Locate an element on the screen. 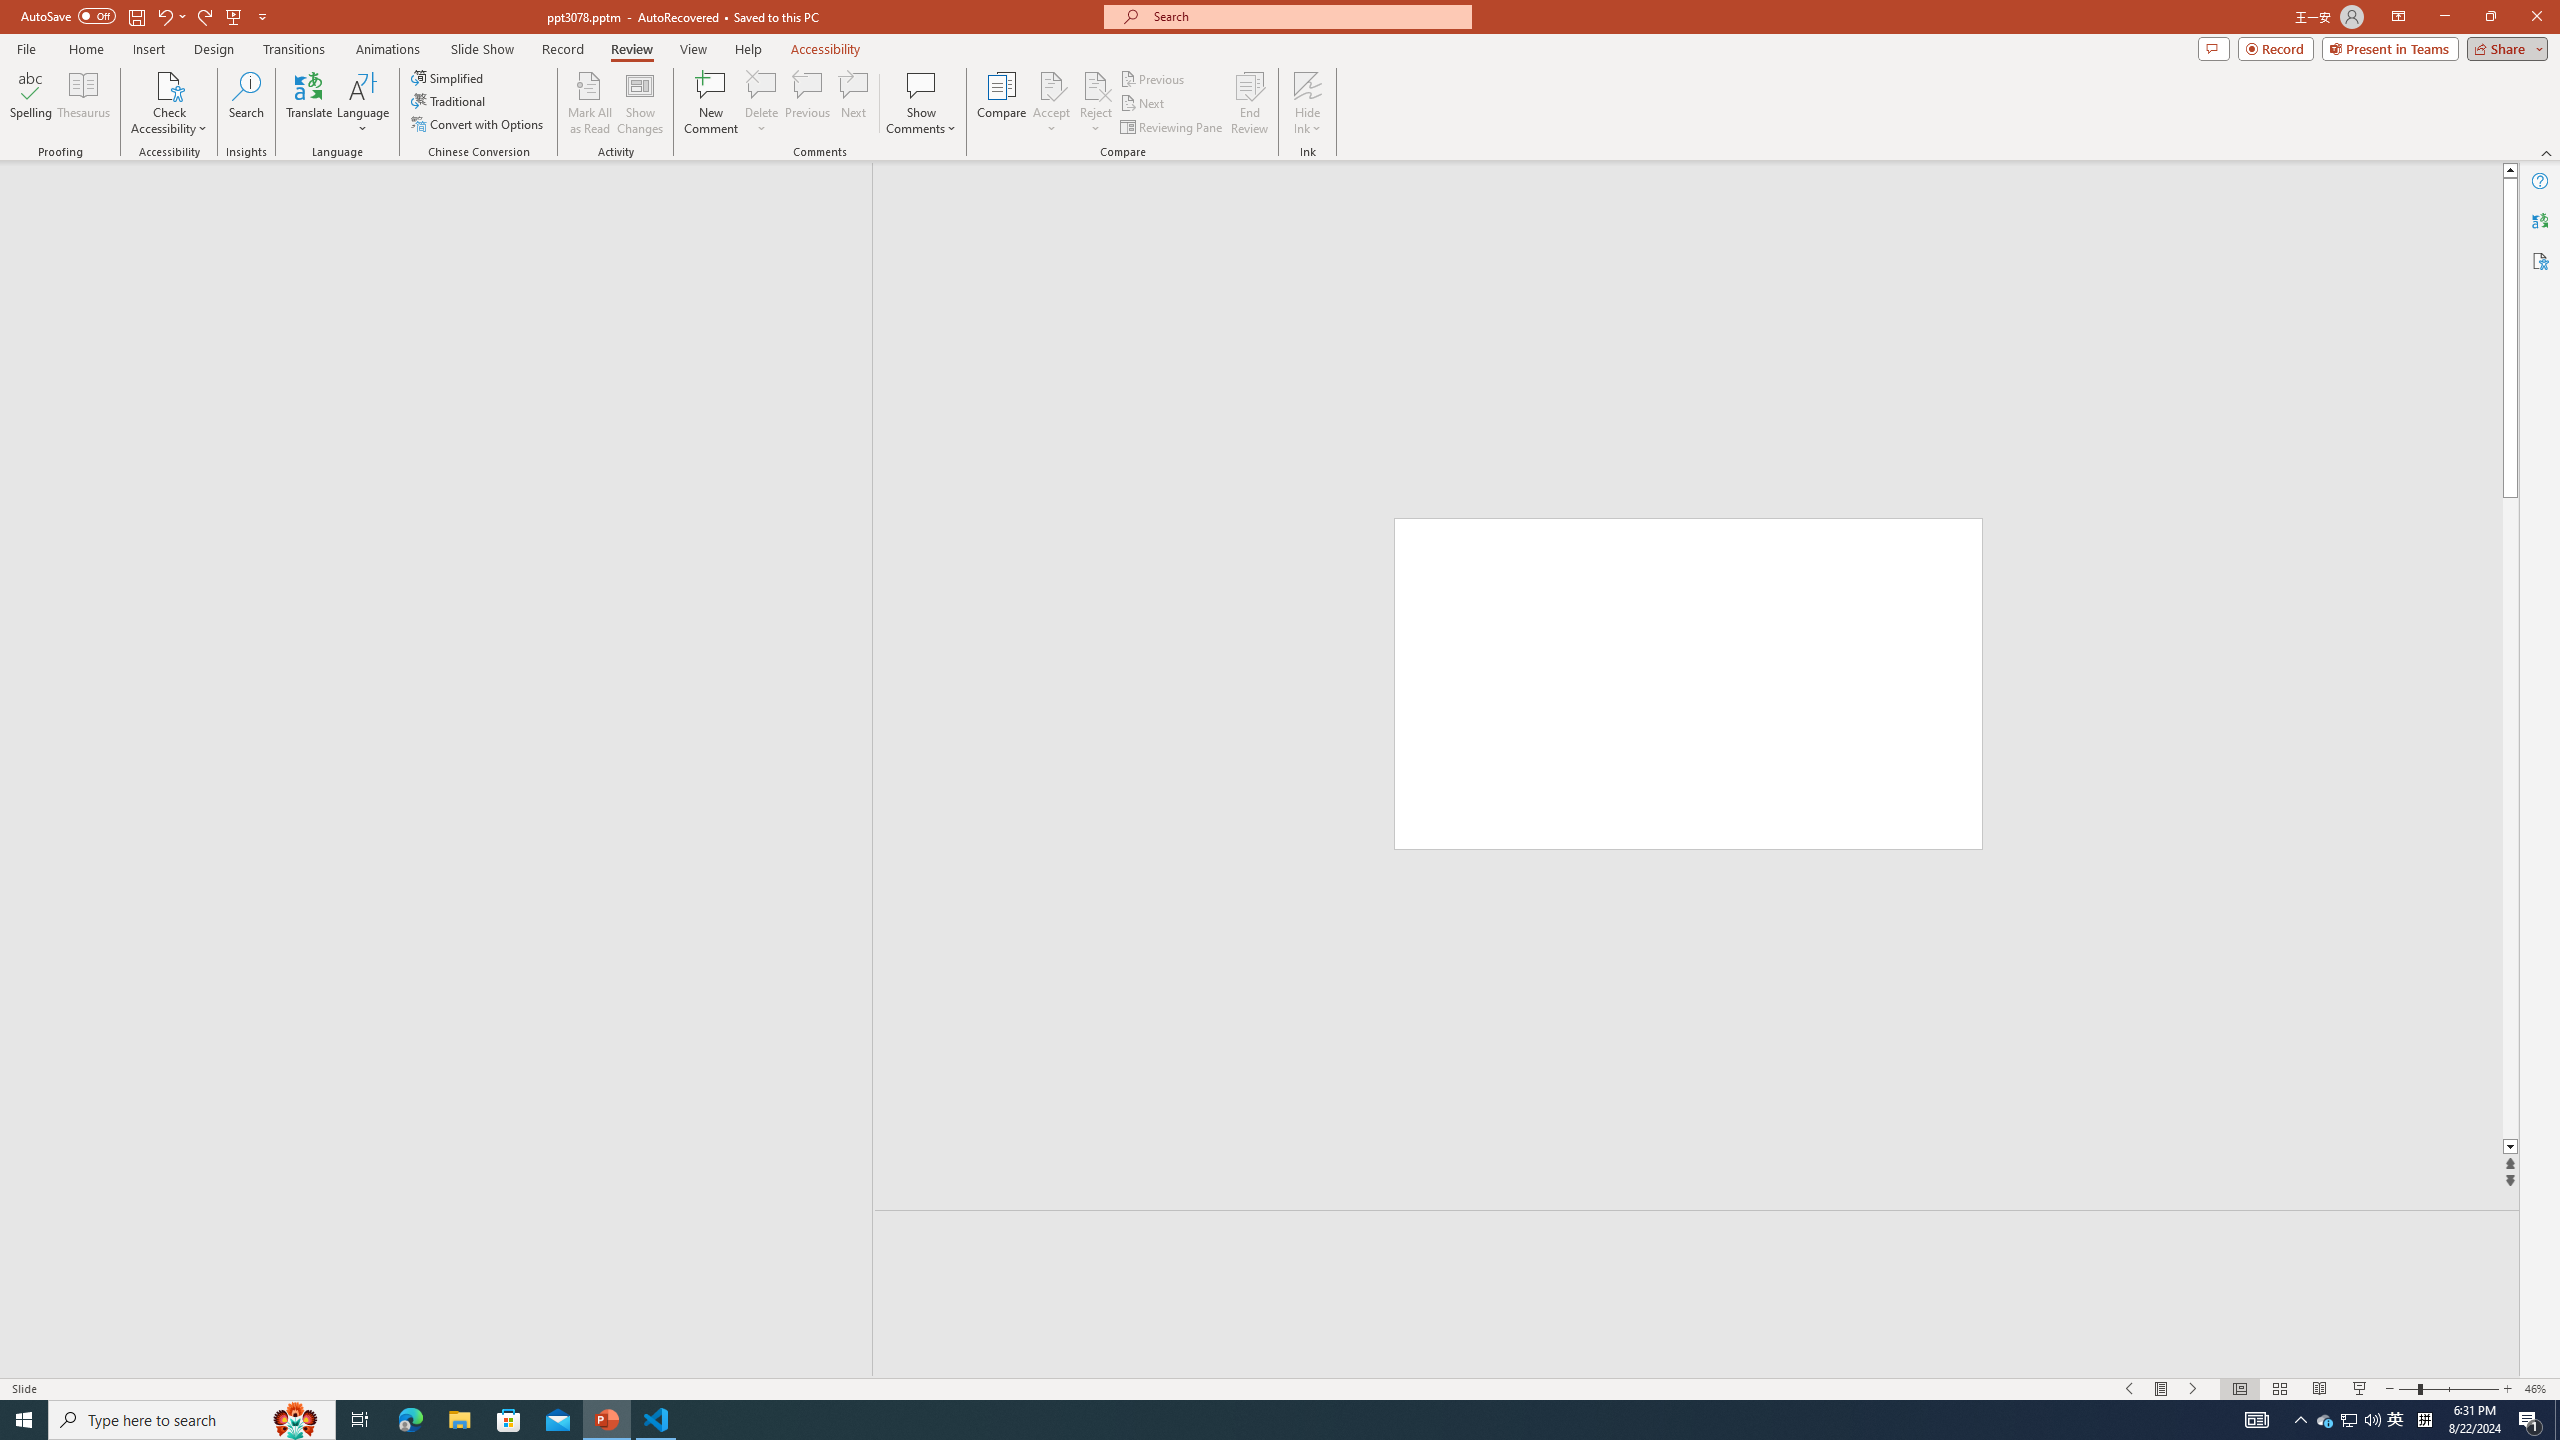 Image resolution: width=2560 pixels, height=1440 pixels. 'Accept Change' is located at coordinates (1051, 84).